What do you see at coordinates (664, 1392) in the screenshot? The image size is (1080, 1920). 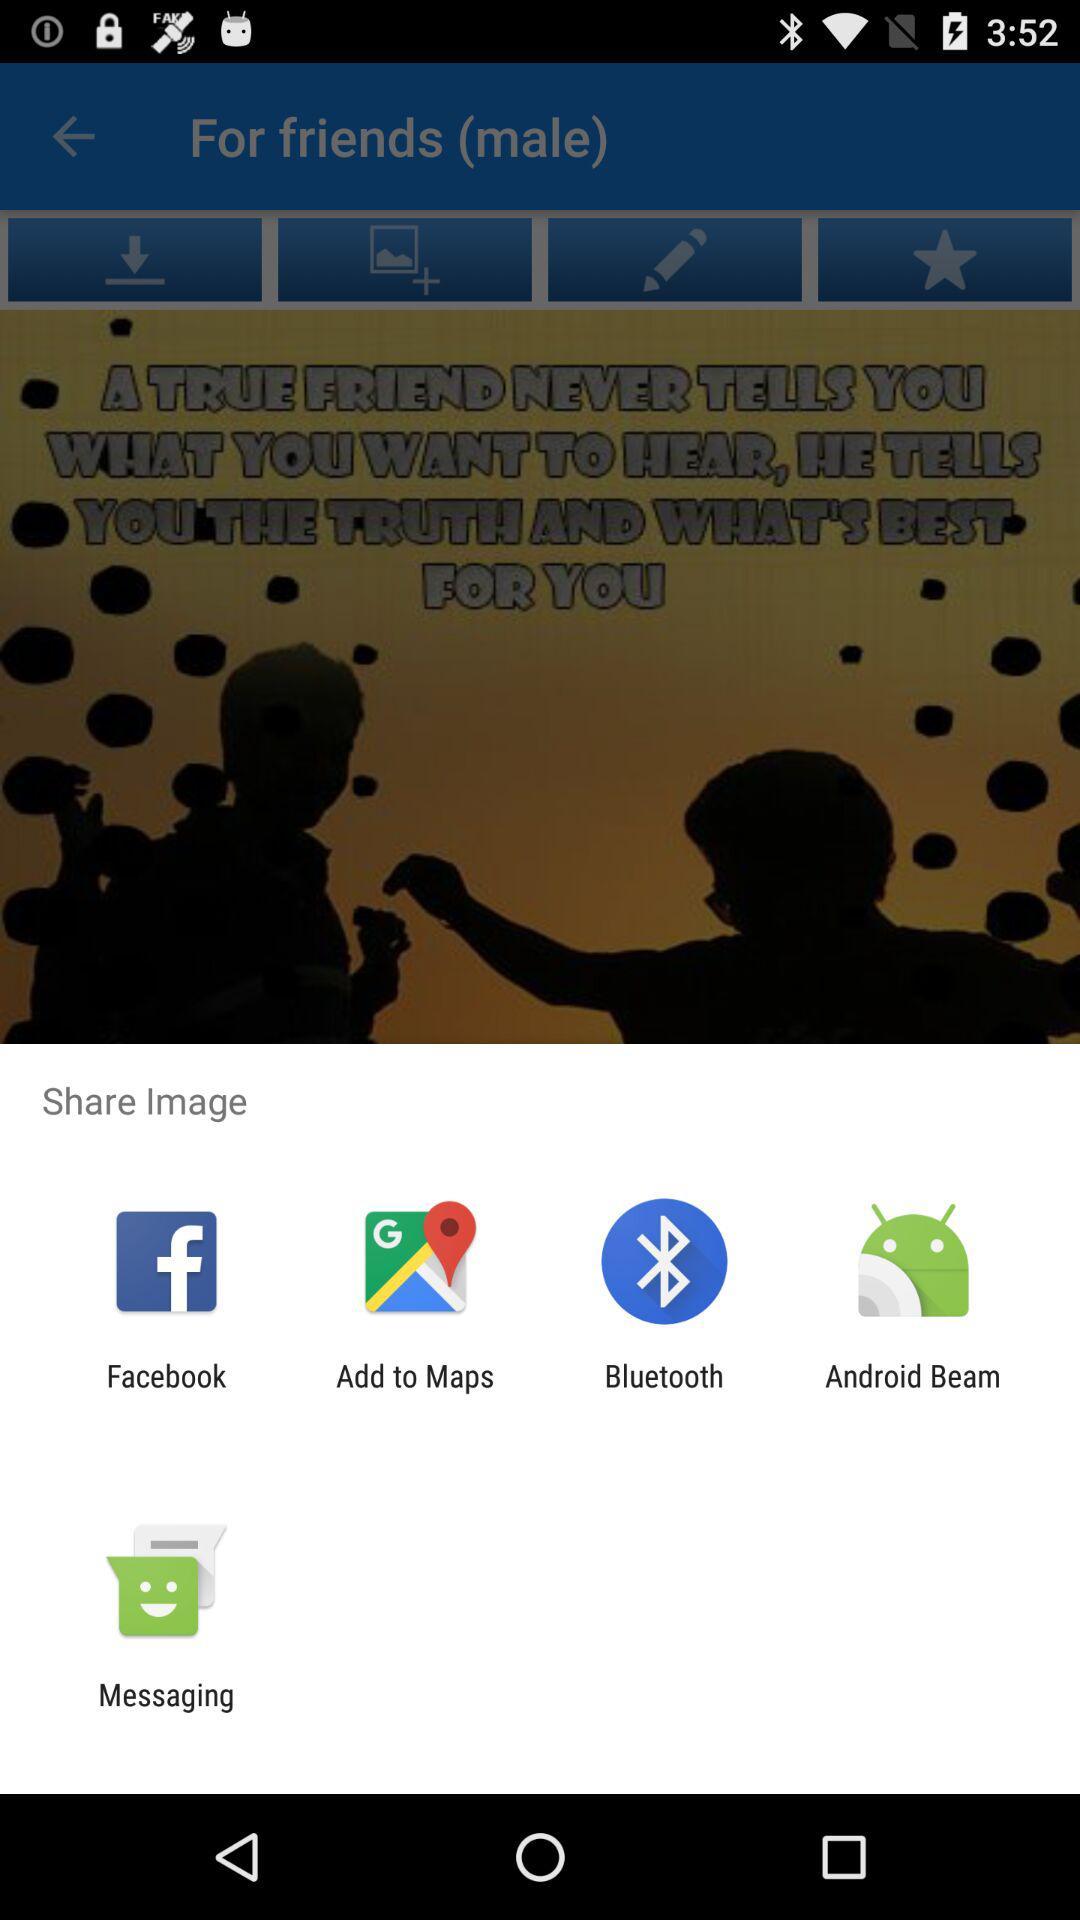 I see `the app next to the add to maps item` at bounding box center [664, 1392].